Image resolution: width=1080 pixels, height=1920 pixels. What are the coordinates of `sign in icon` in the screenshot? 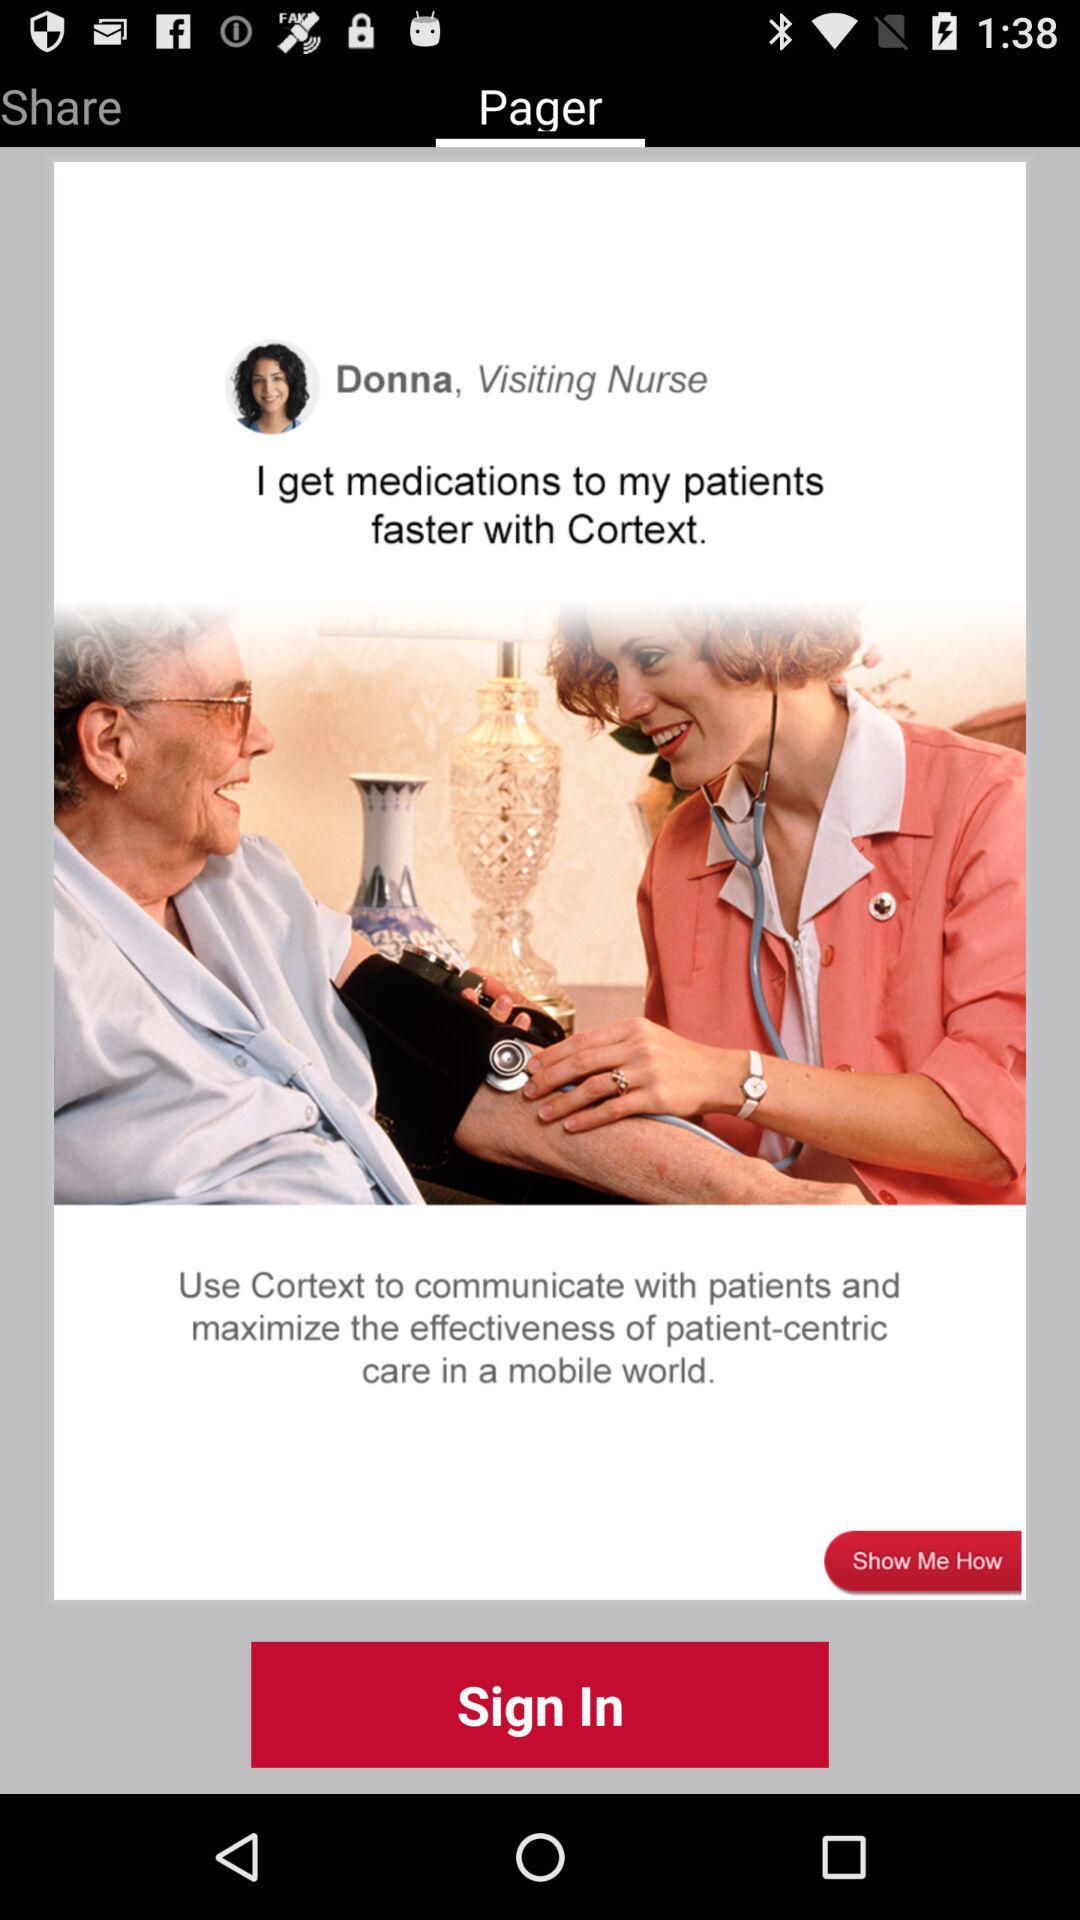 It's located at (540, 1703).